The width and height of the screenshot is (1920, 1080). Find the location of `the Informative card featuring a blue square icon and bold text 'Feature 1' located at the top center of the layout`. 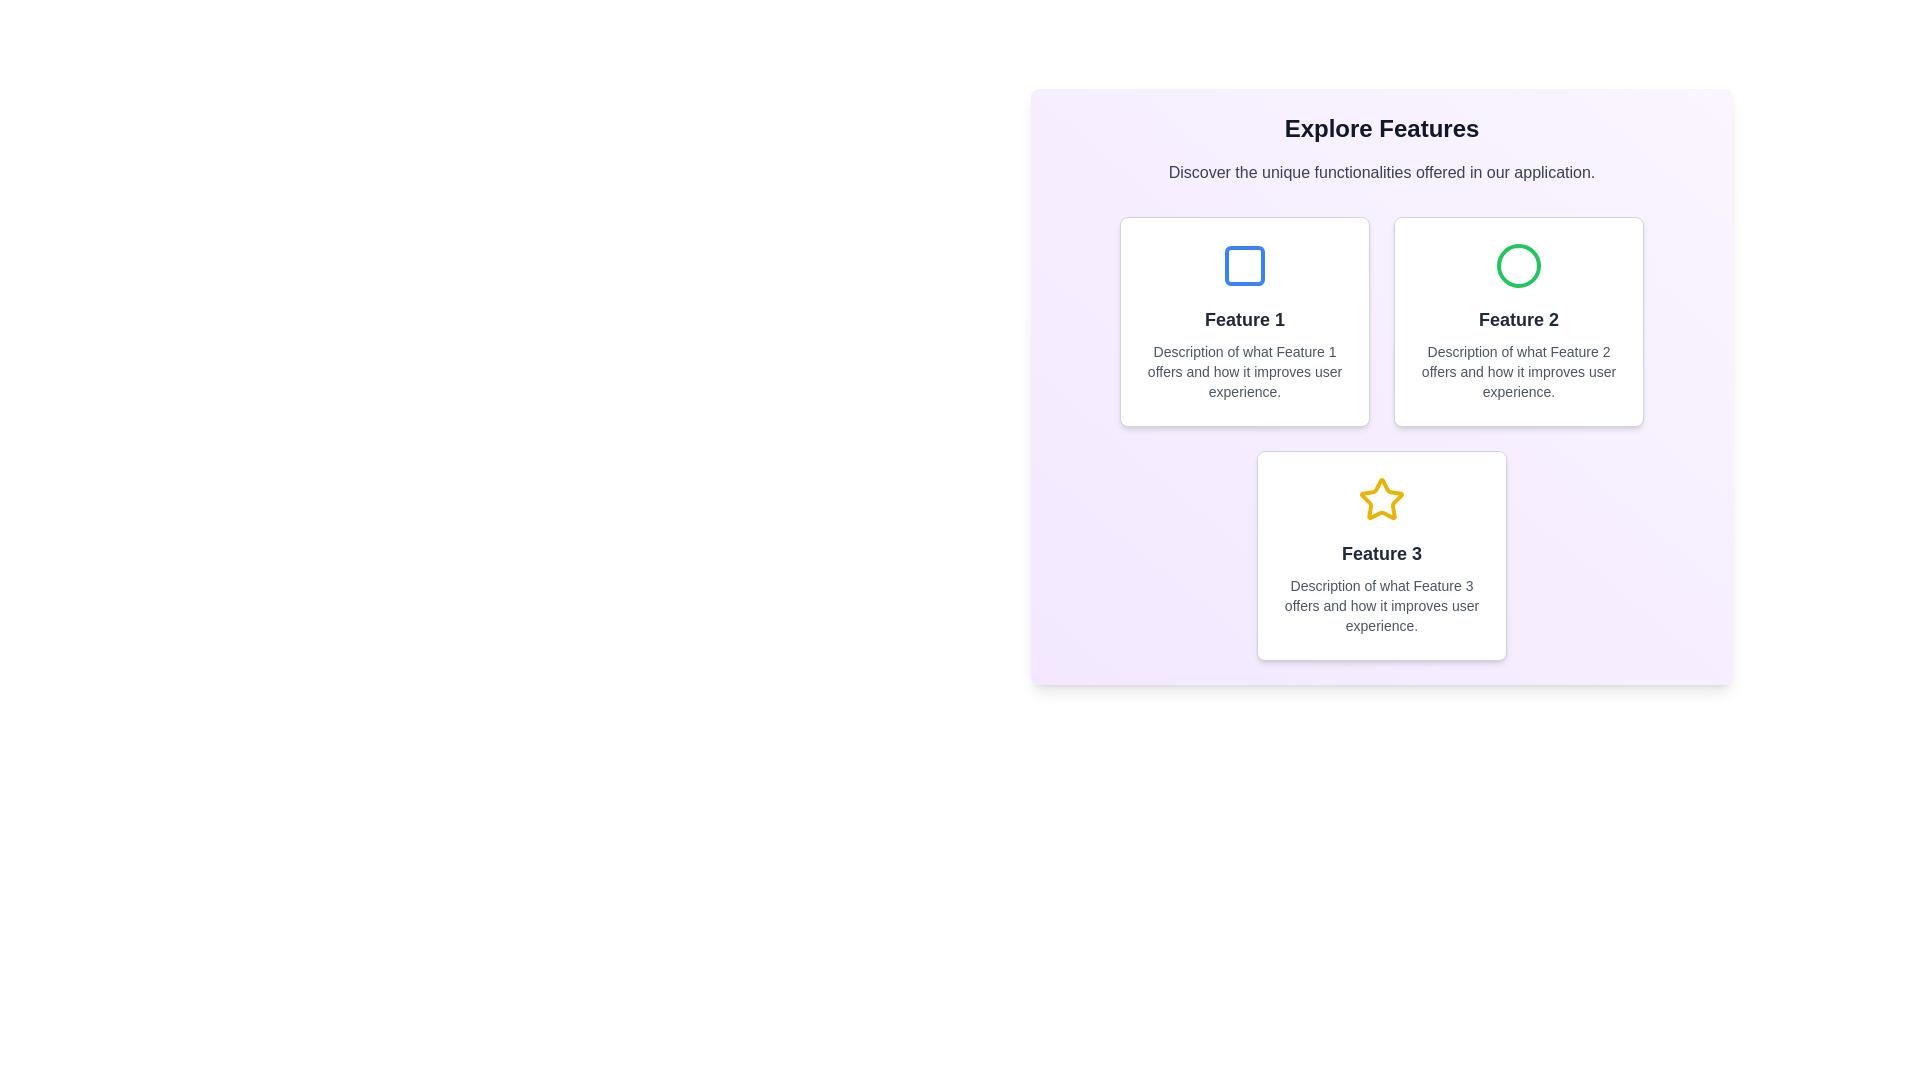

the Informative card featuring a blue square icon and bold text 'Feature 1' located at the top center of the layout is located at coordinates (1243, 320).